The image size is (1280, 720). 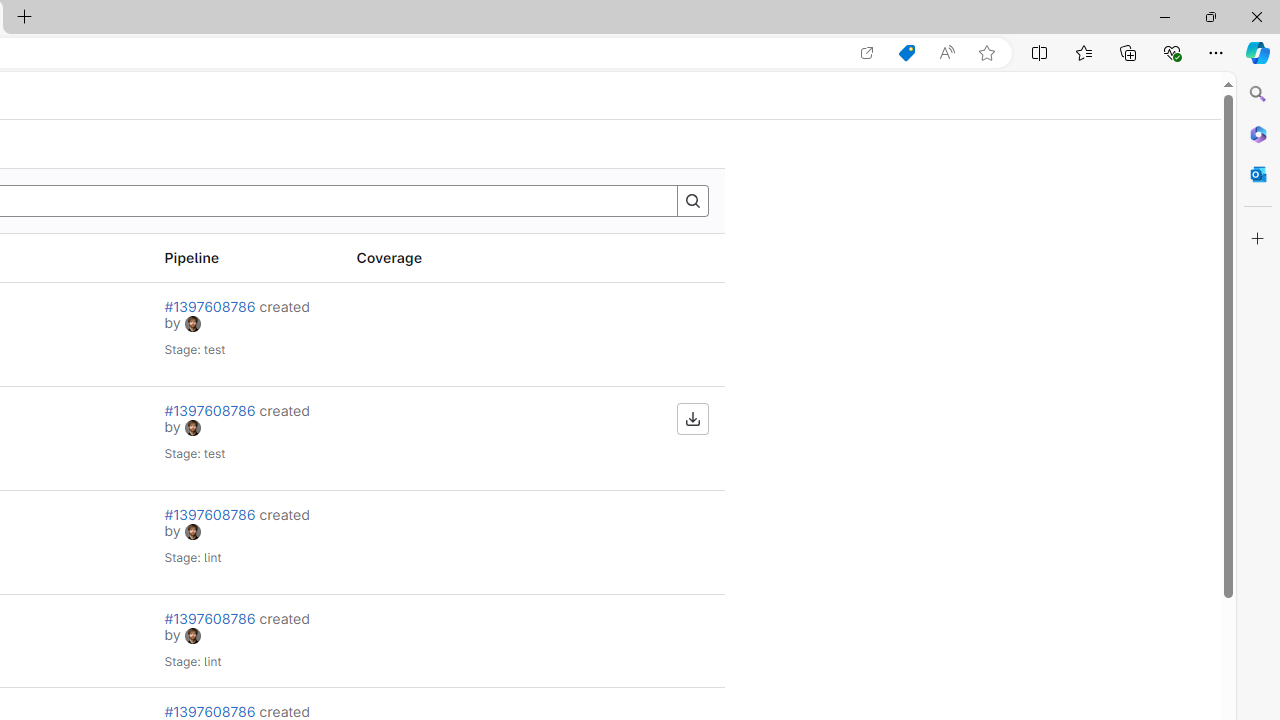 What do you see at coordinates (867, 52) in the screenshot?
I see `'Open in app'` at bounding box center [867, 52].